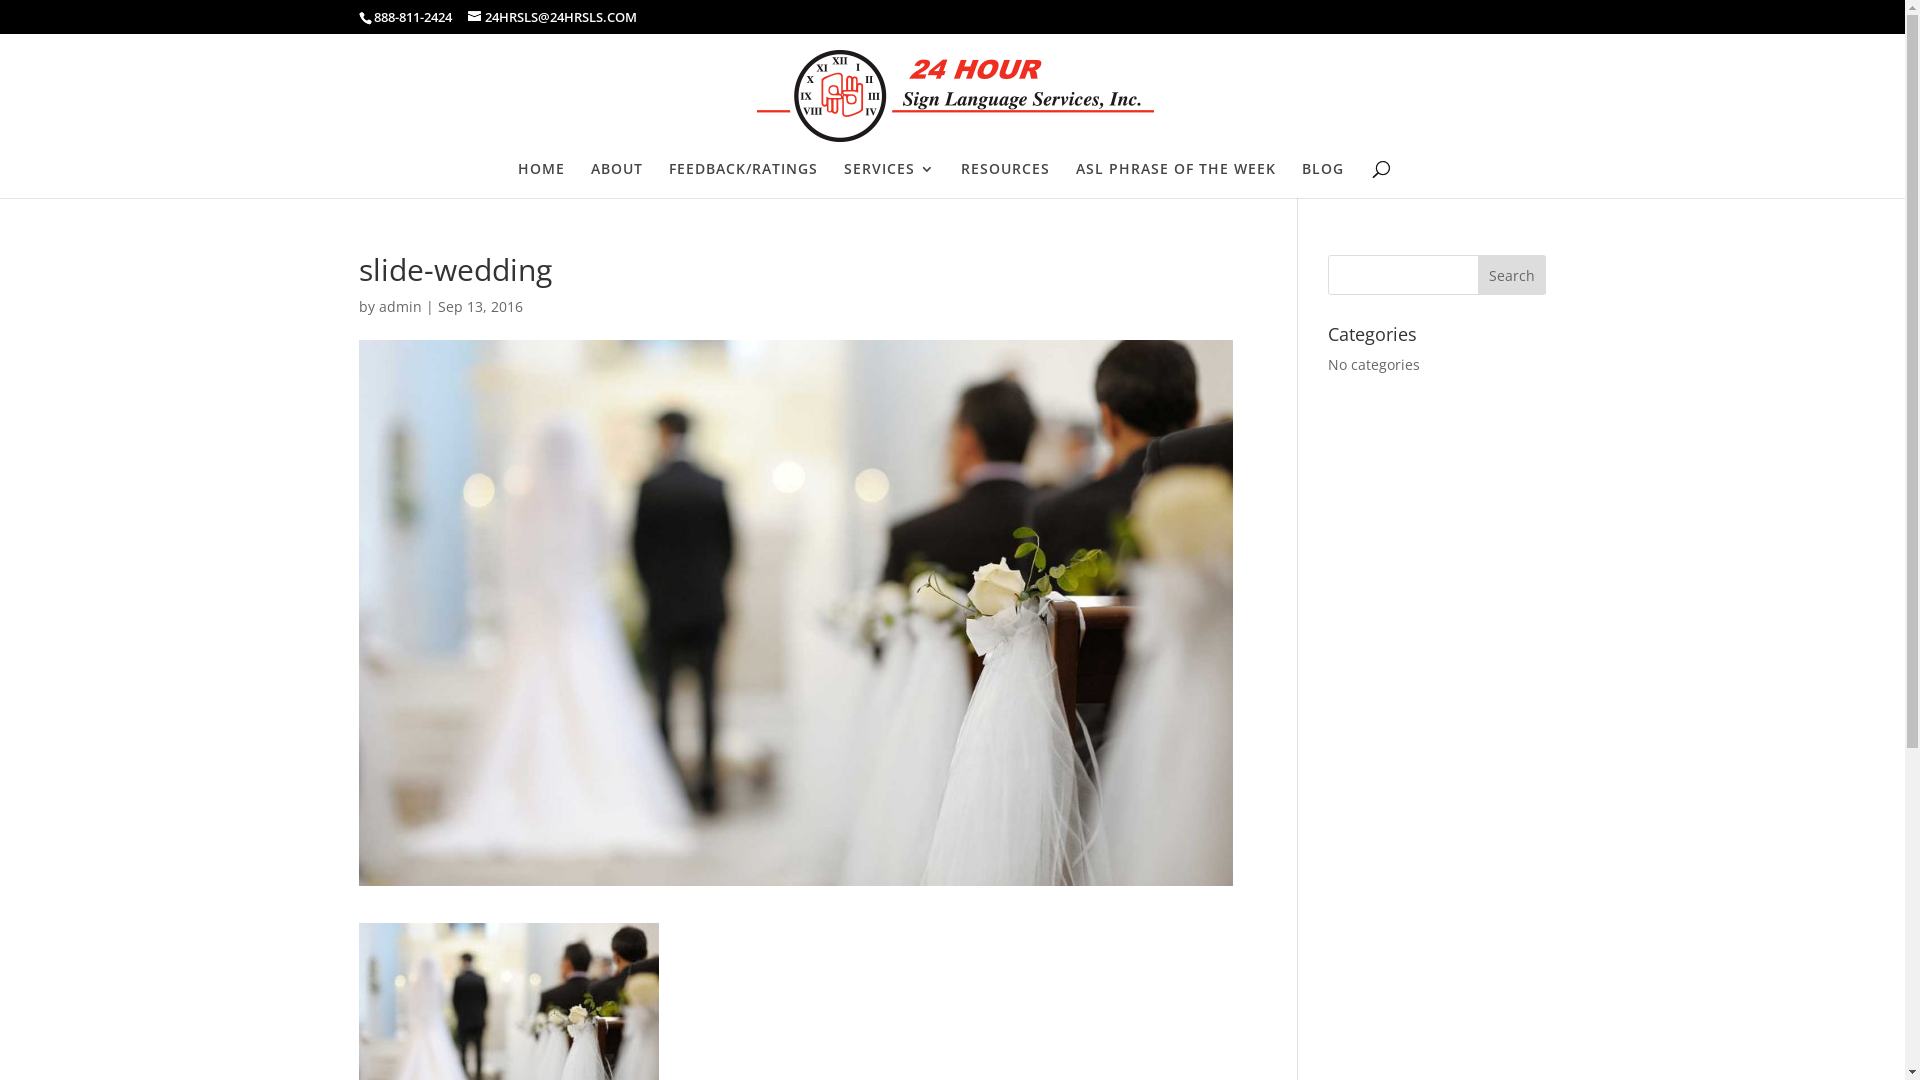  Describe the element at coordinates (741, 180) in the screenshot. I see `'FEEDBACK/RATINGS'` at that location.